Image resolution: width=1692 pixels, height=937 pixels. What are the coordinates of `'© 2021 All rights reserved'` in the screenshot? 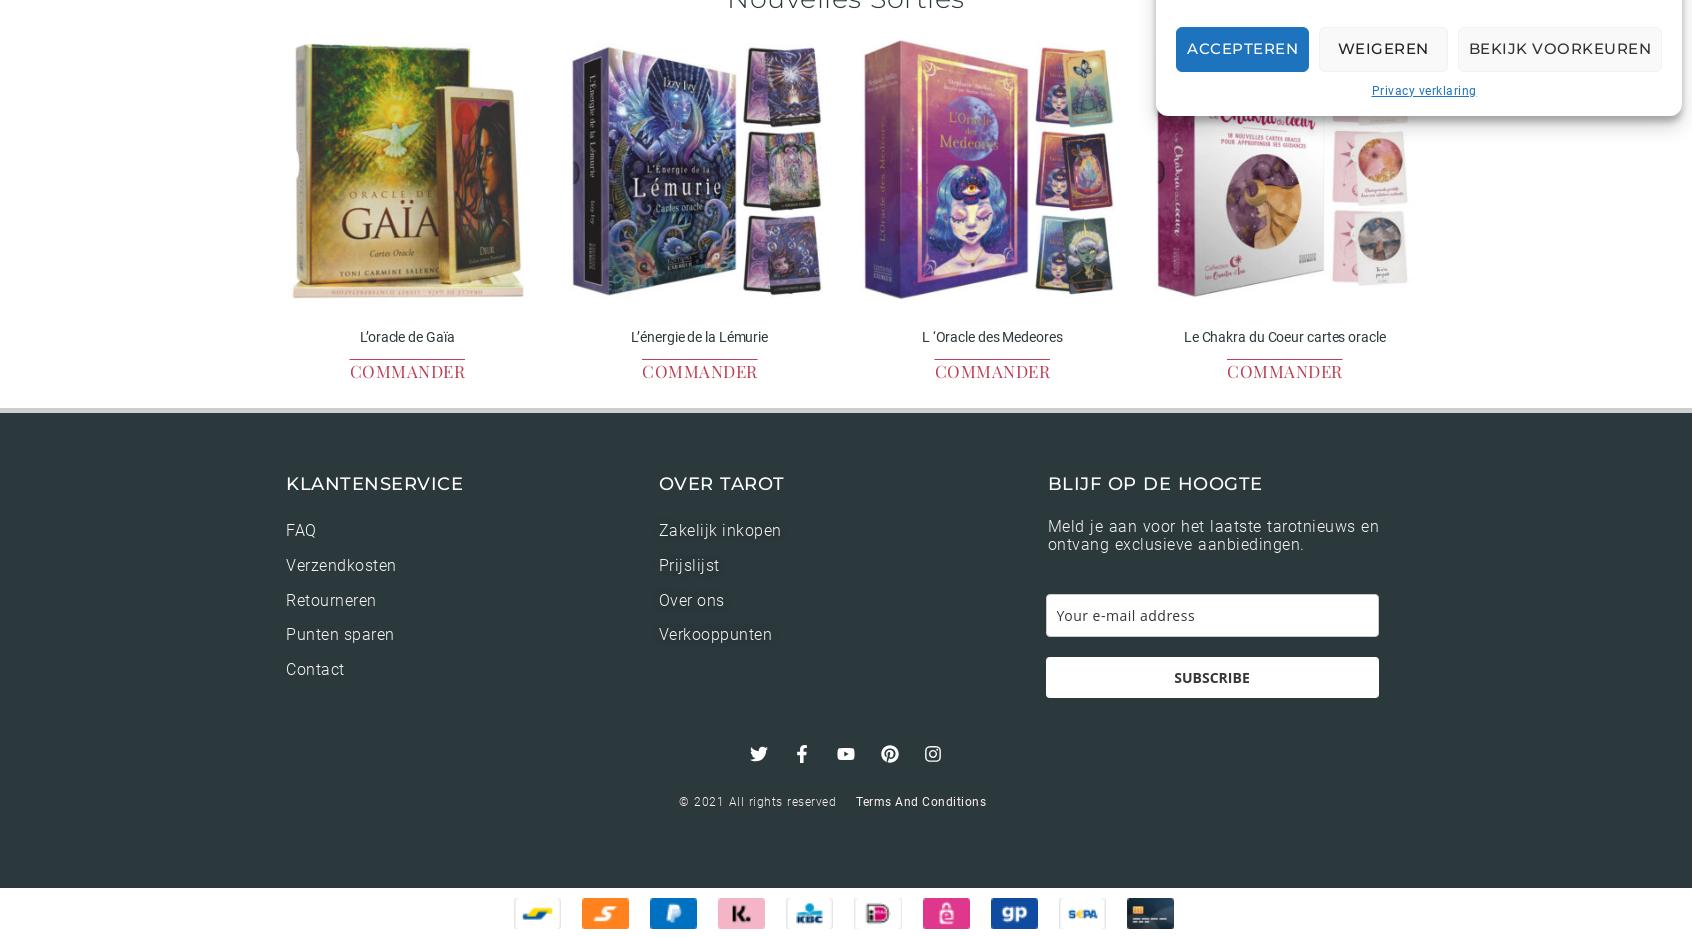 It's located at (756, 800).